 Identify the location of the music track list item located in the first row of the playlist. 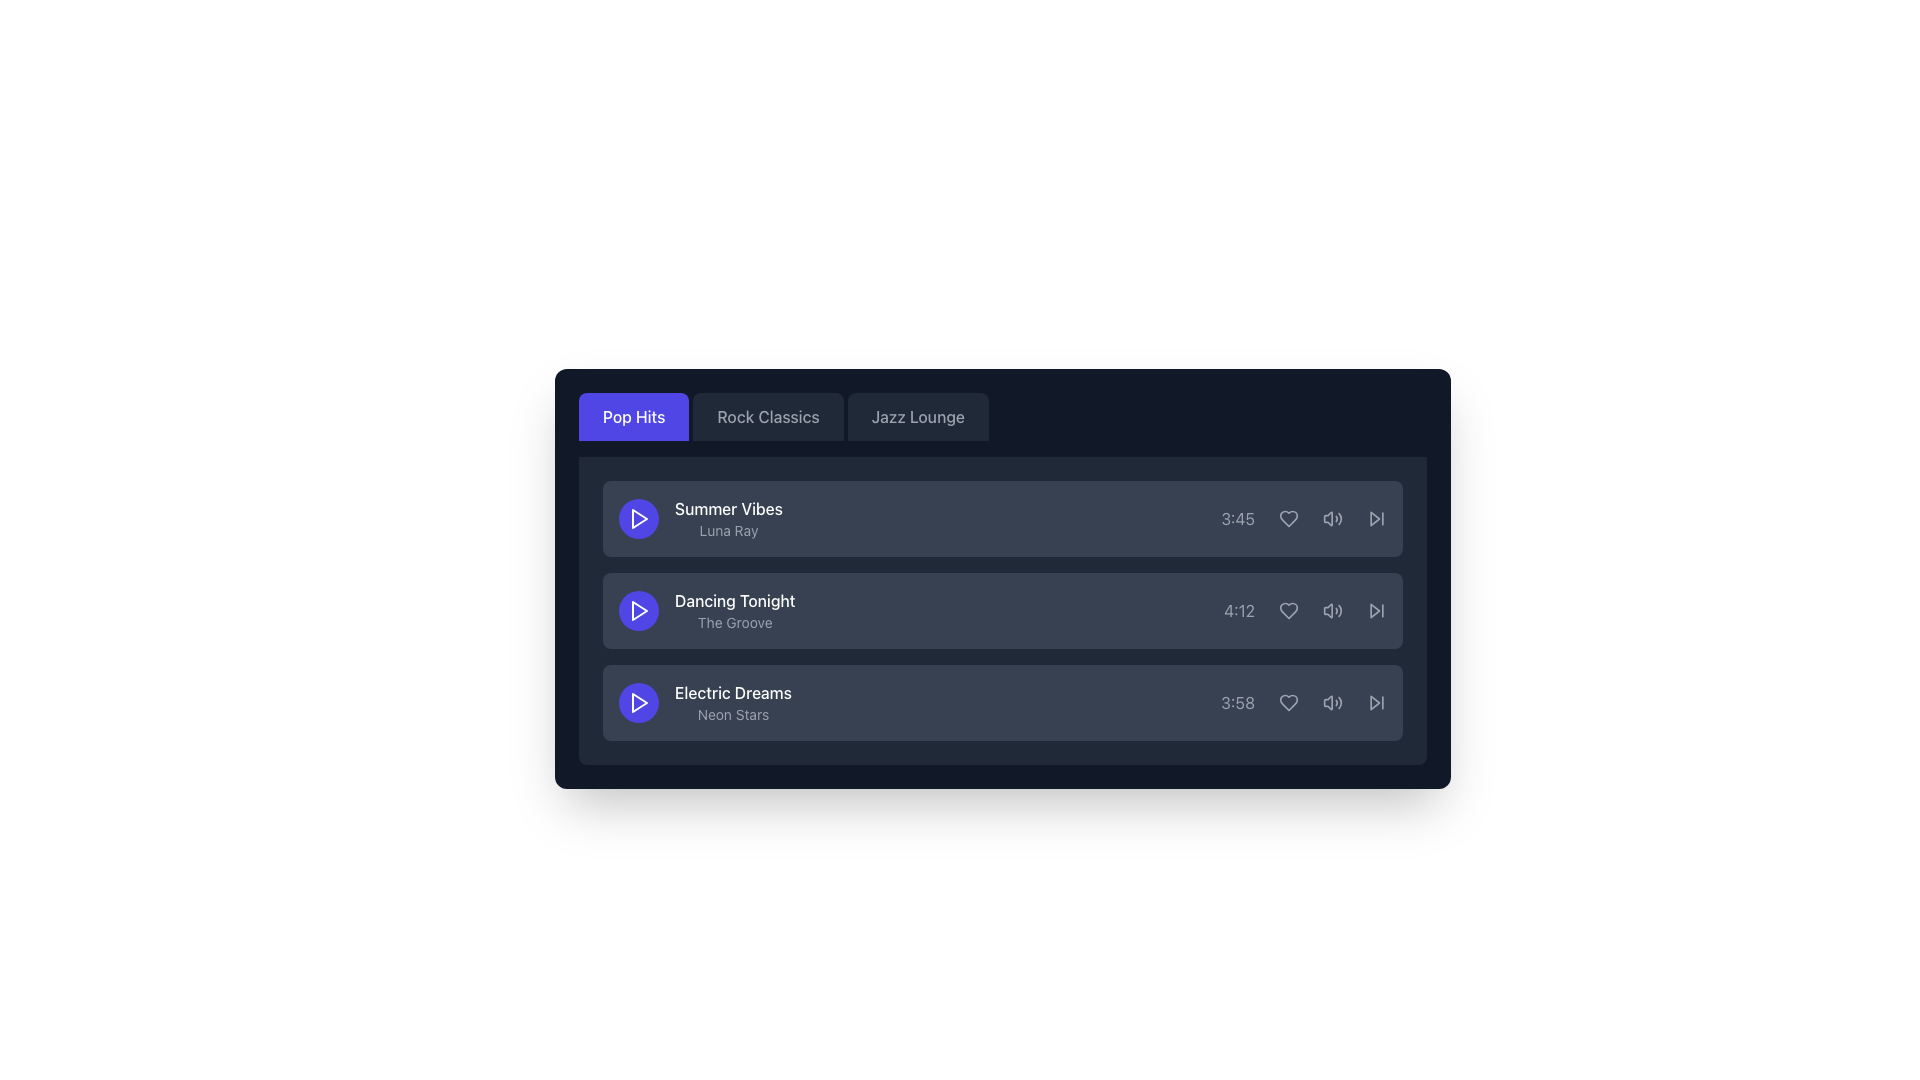
(1003, 518).